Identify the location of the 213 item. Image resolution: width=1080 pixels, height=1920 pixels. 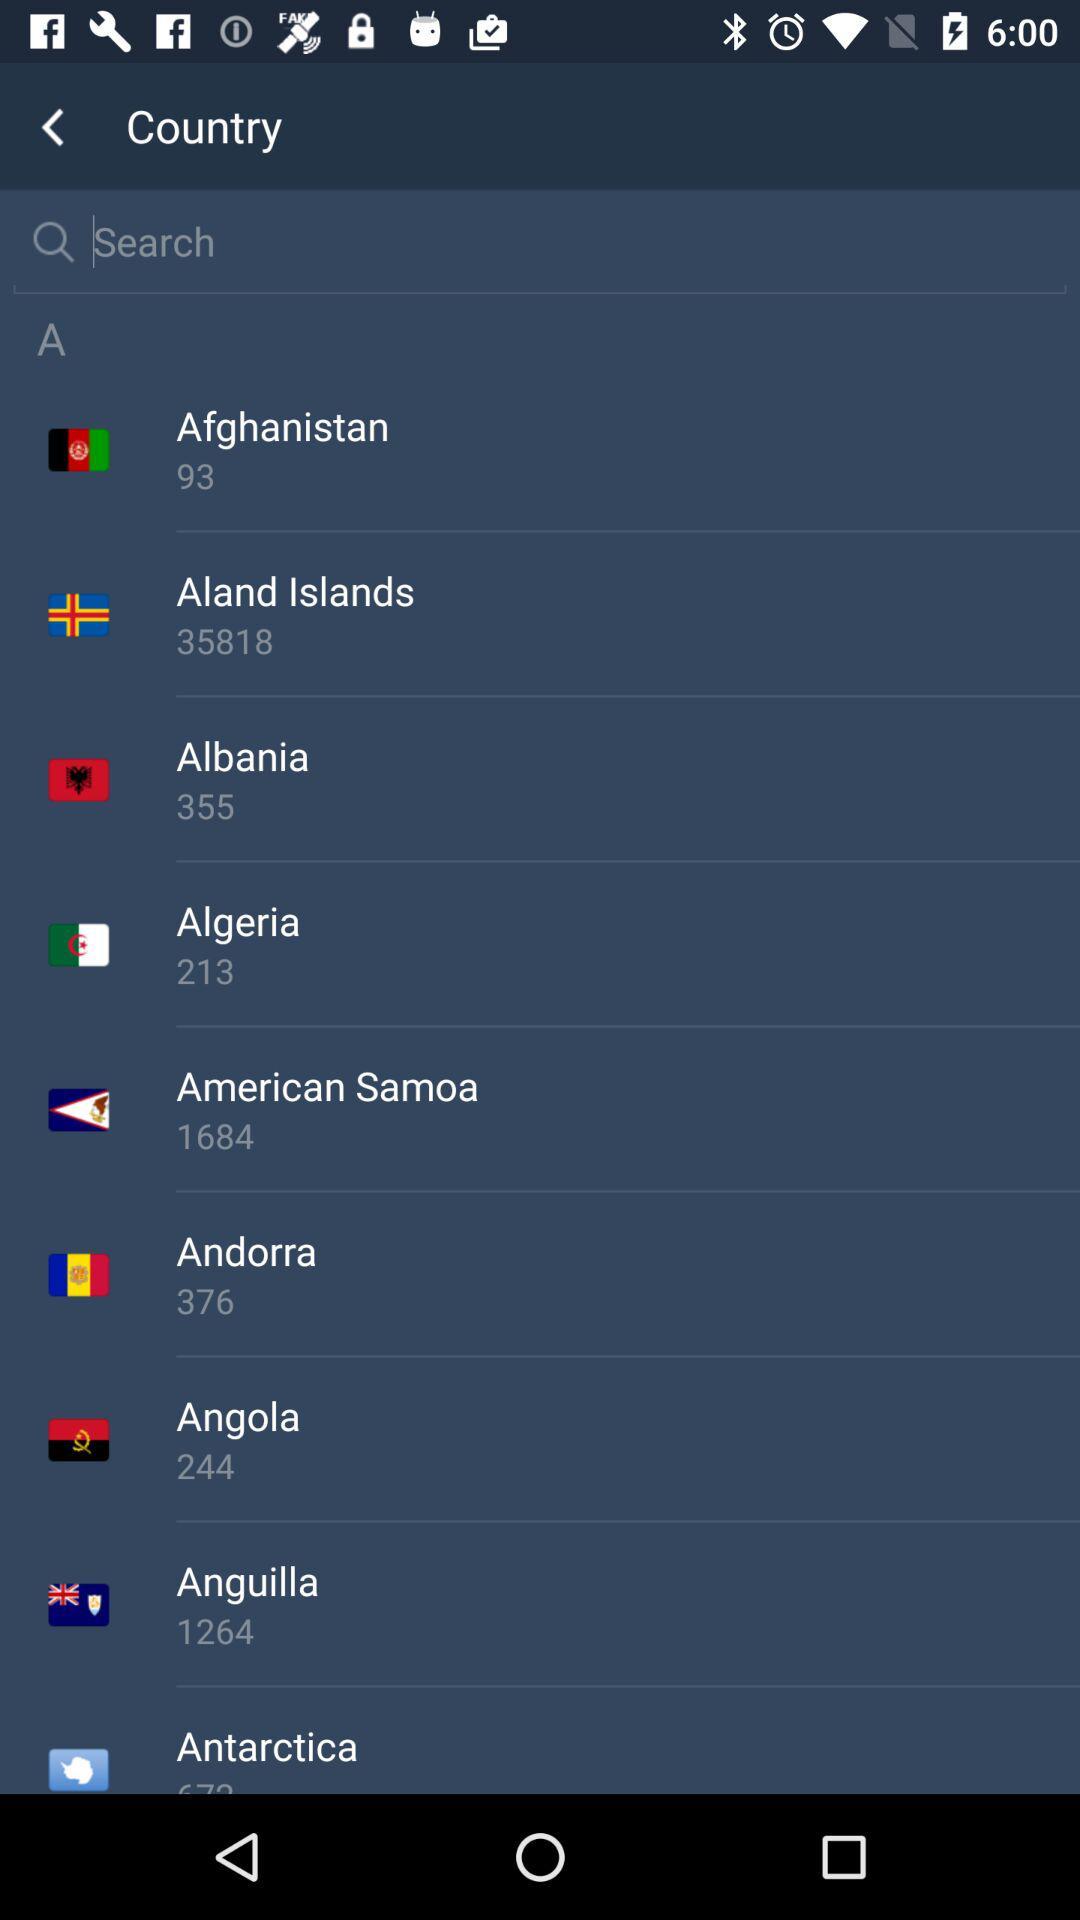
(627, 970).